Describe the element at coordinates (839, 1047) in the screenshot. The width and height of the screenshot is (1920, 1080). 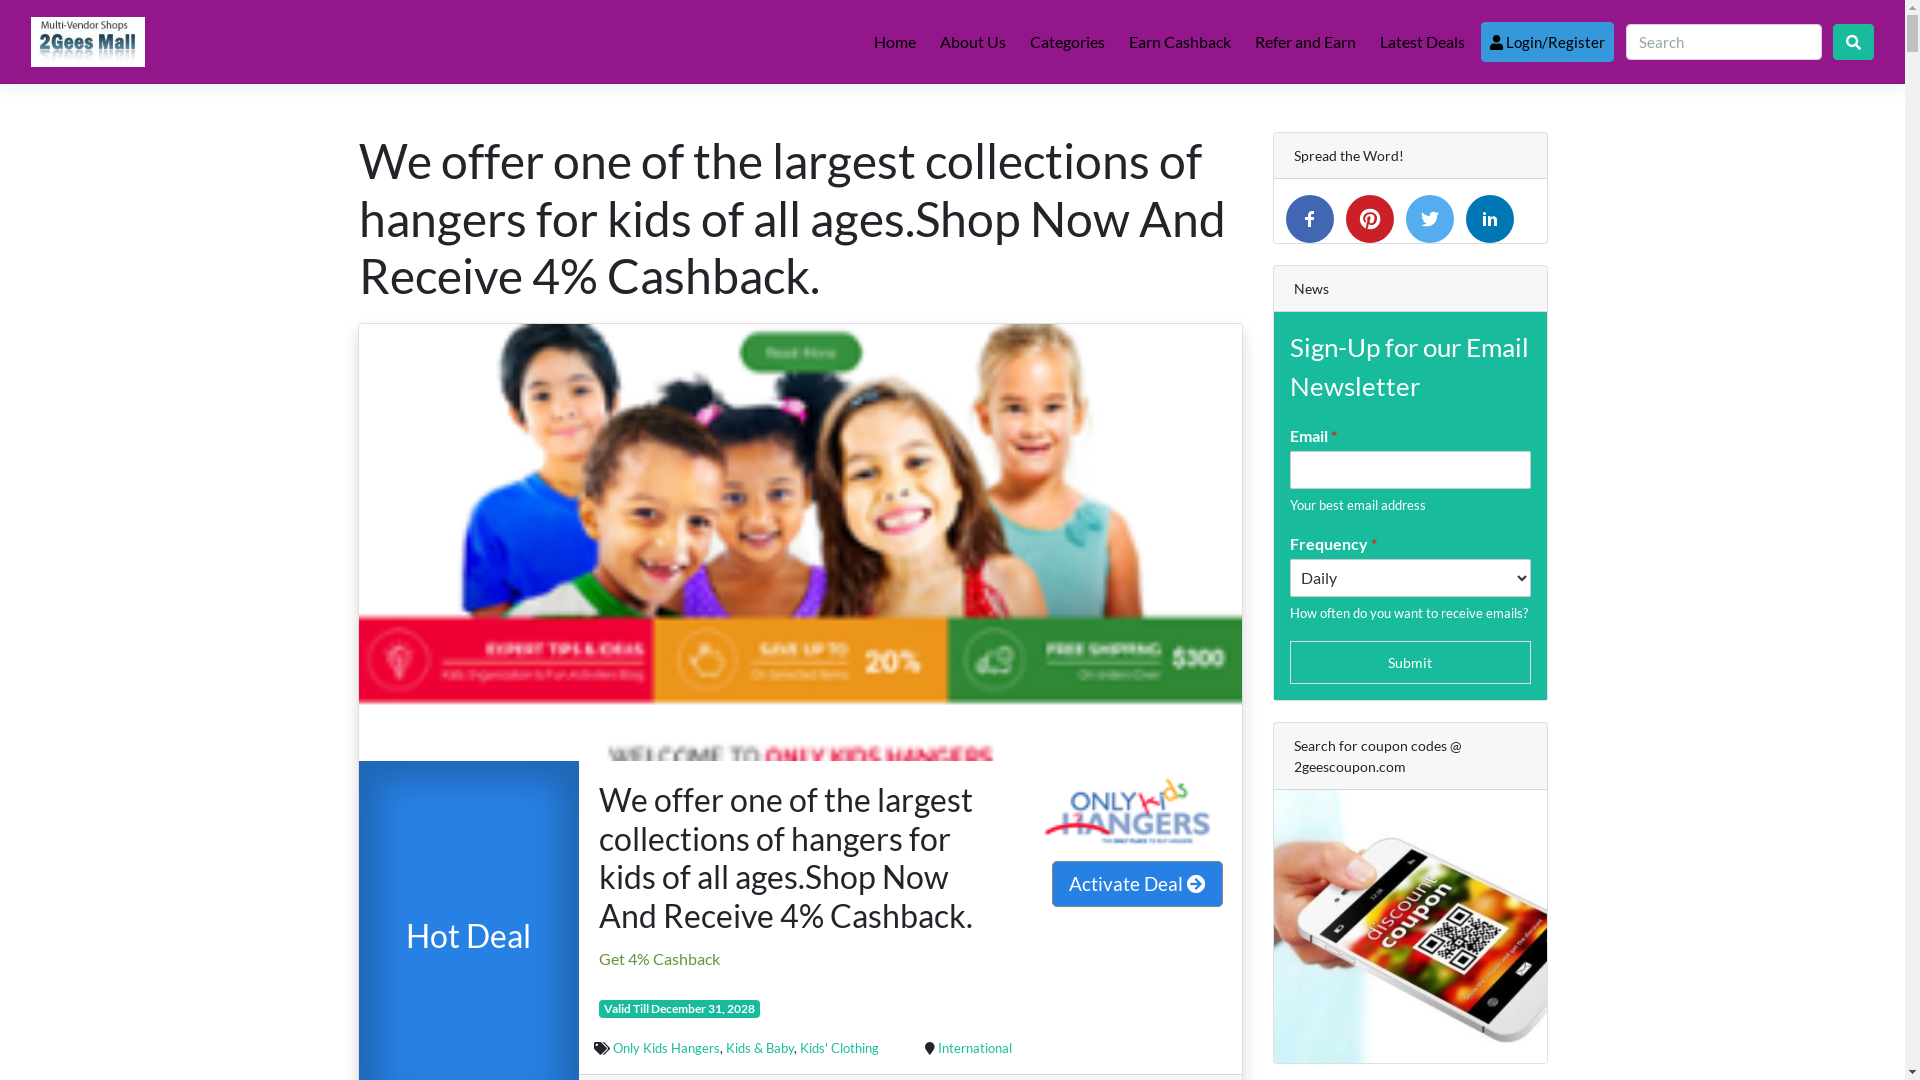
I see `'Kids' Clothing'` at that location.